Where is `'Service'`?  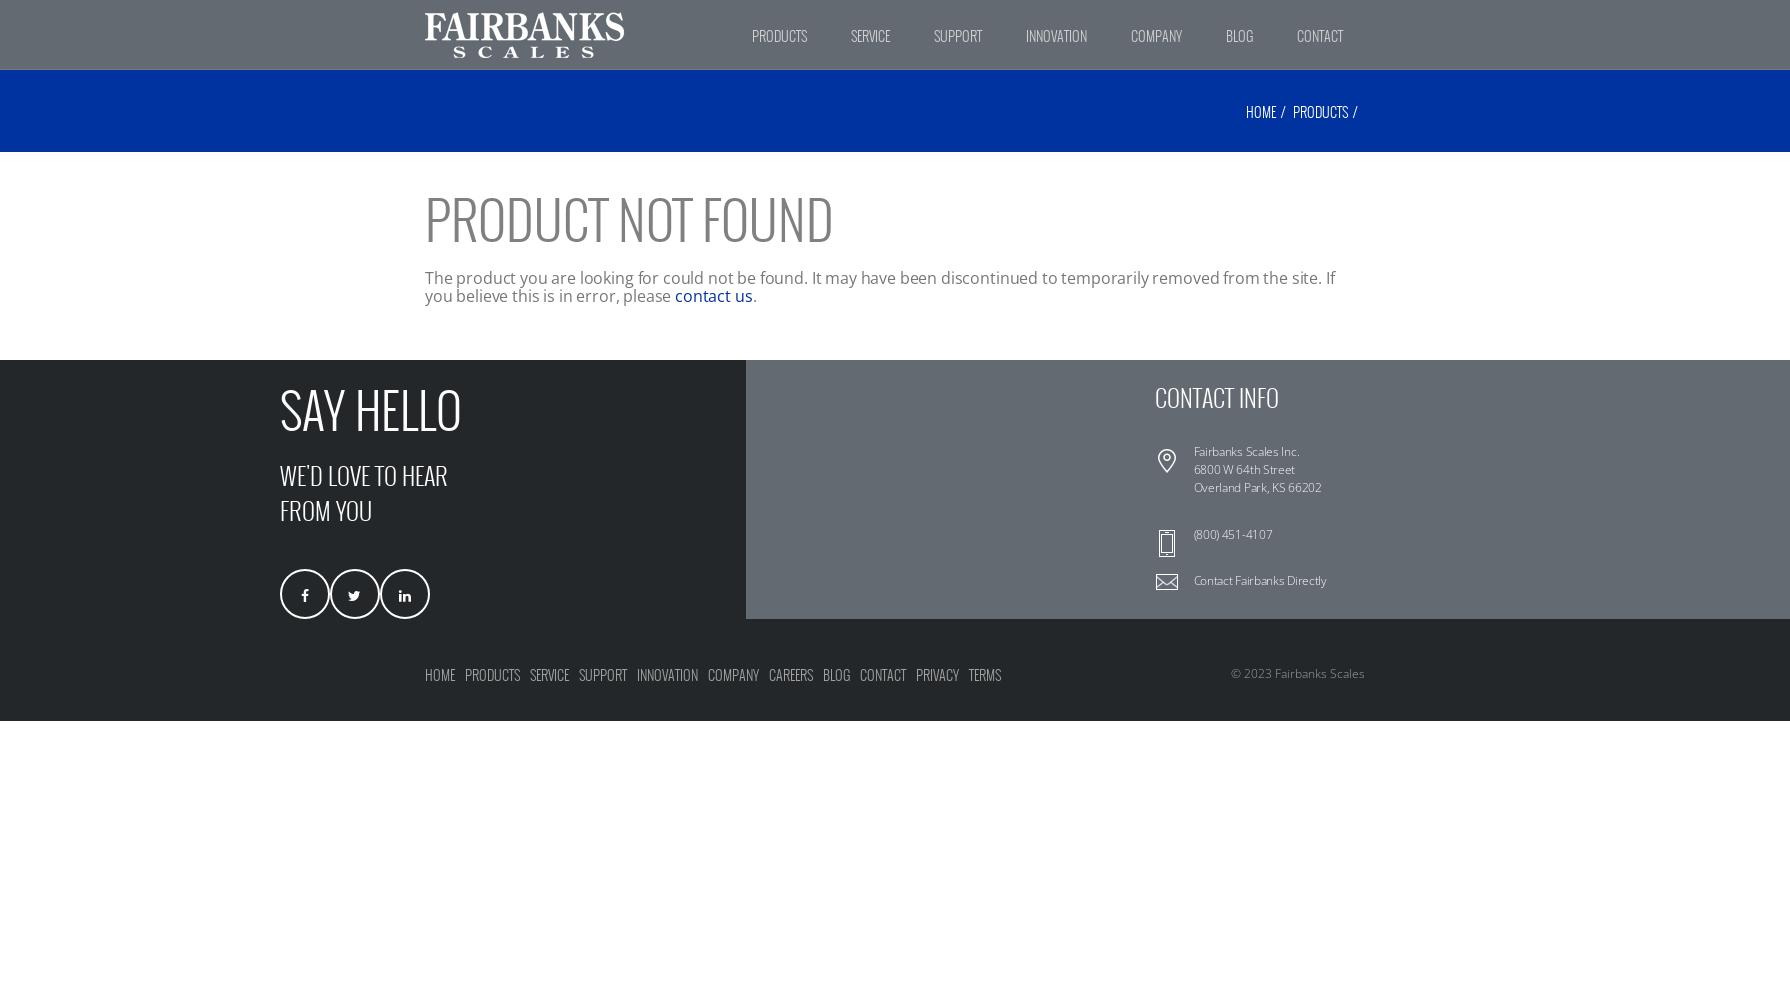 'Service' is located at coordinates (529, 675).